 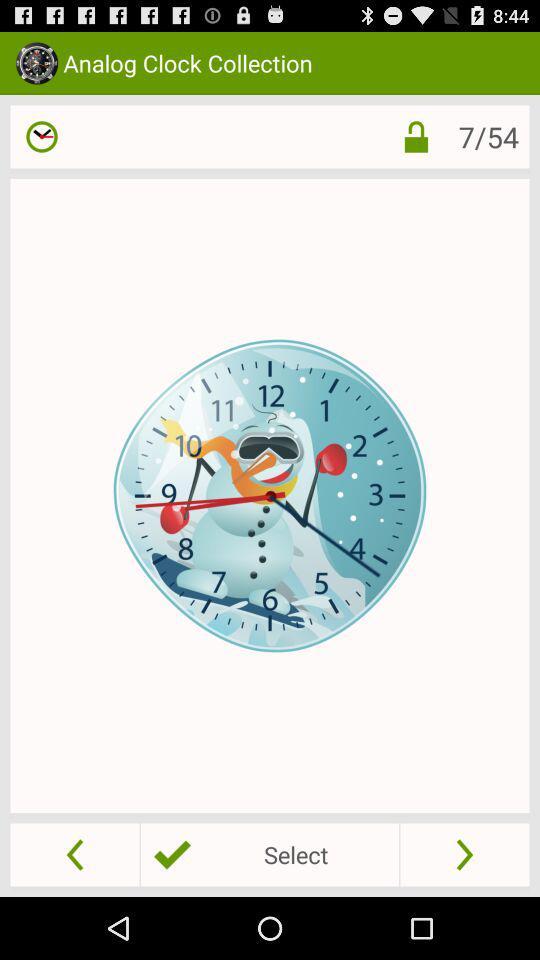 I want to click on icon next to the 7/54, so click(x=415, y=135).